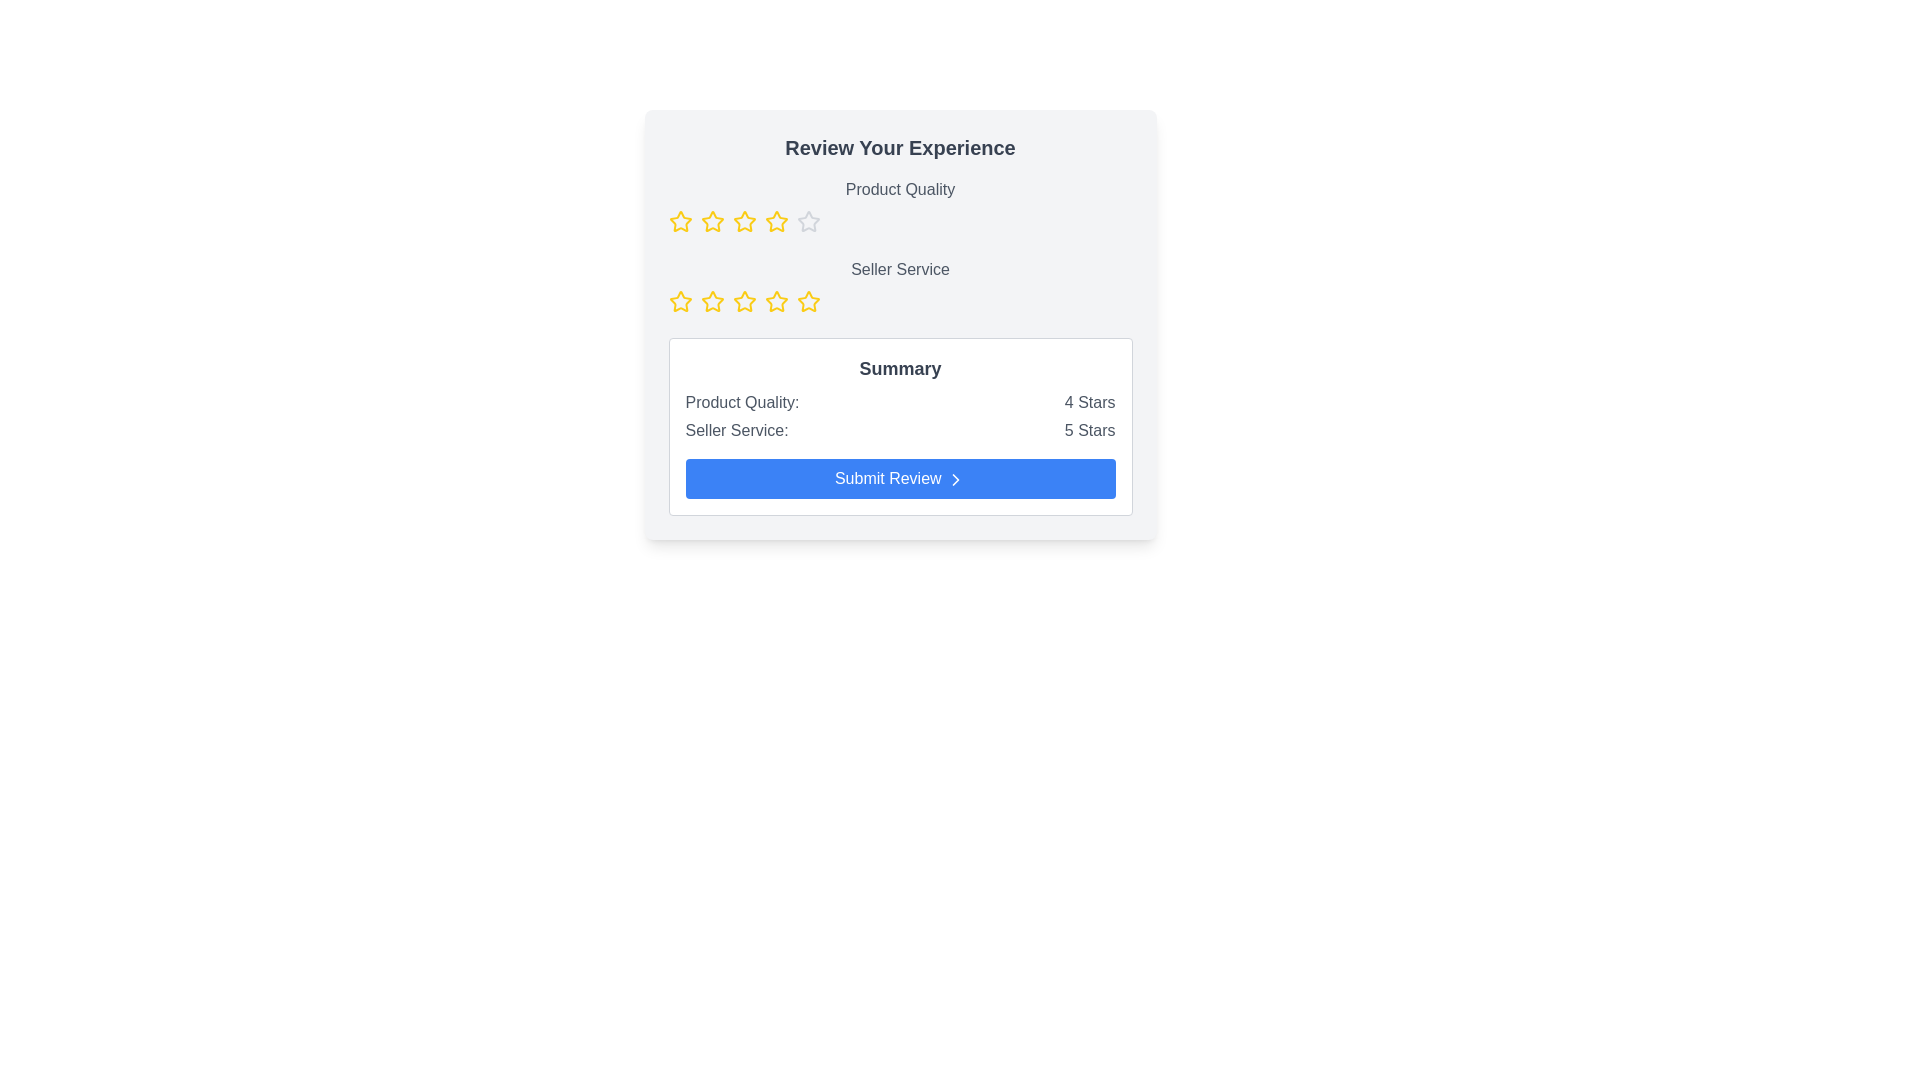  What do you see at coordinates (808, 301) in the screenshot?
I see `the fifth star icon in the 'Seller Service' rating row for potential rearrangement` at bounding box center [808, 301].